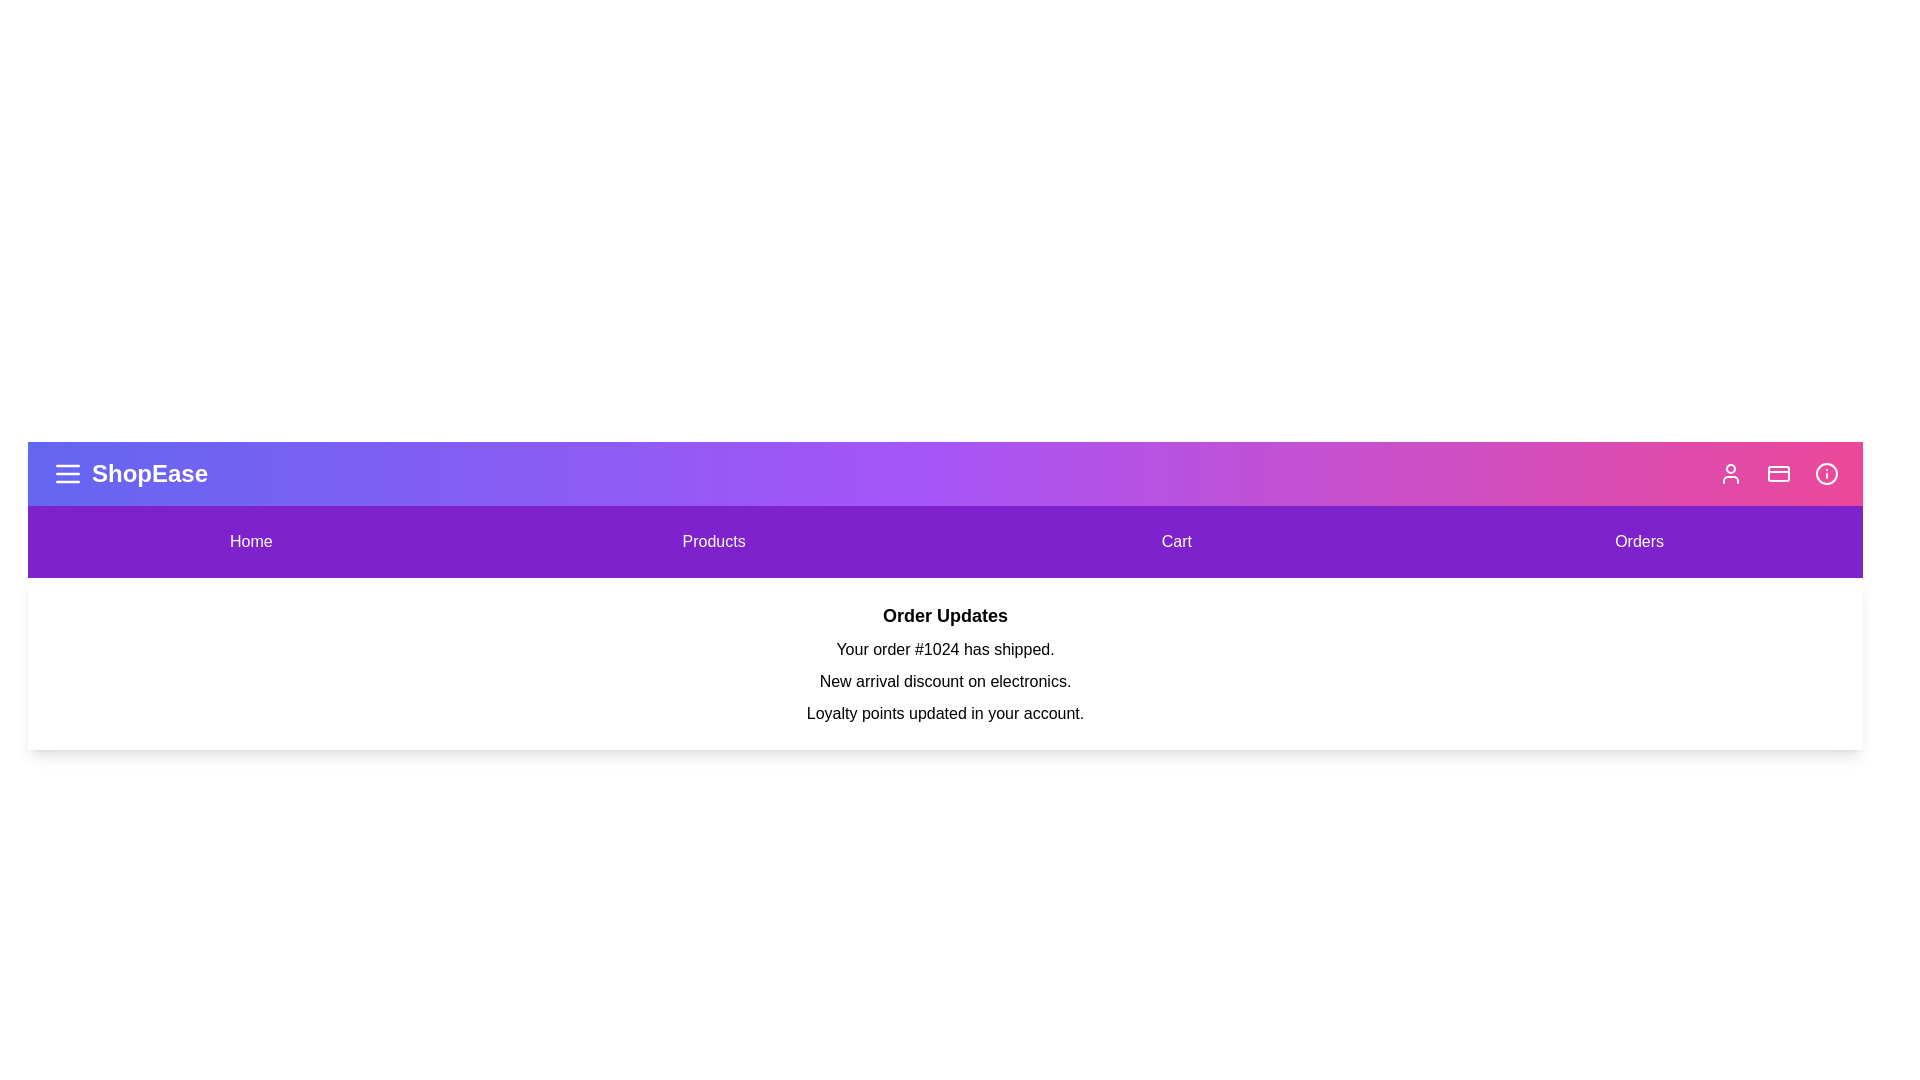  Describe the element at coordinates (1827, 474) in the screenshot. I see `the info icon to toggle the visibility of notifications` at that location.